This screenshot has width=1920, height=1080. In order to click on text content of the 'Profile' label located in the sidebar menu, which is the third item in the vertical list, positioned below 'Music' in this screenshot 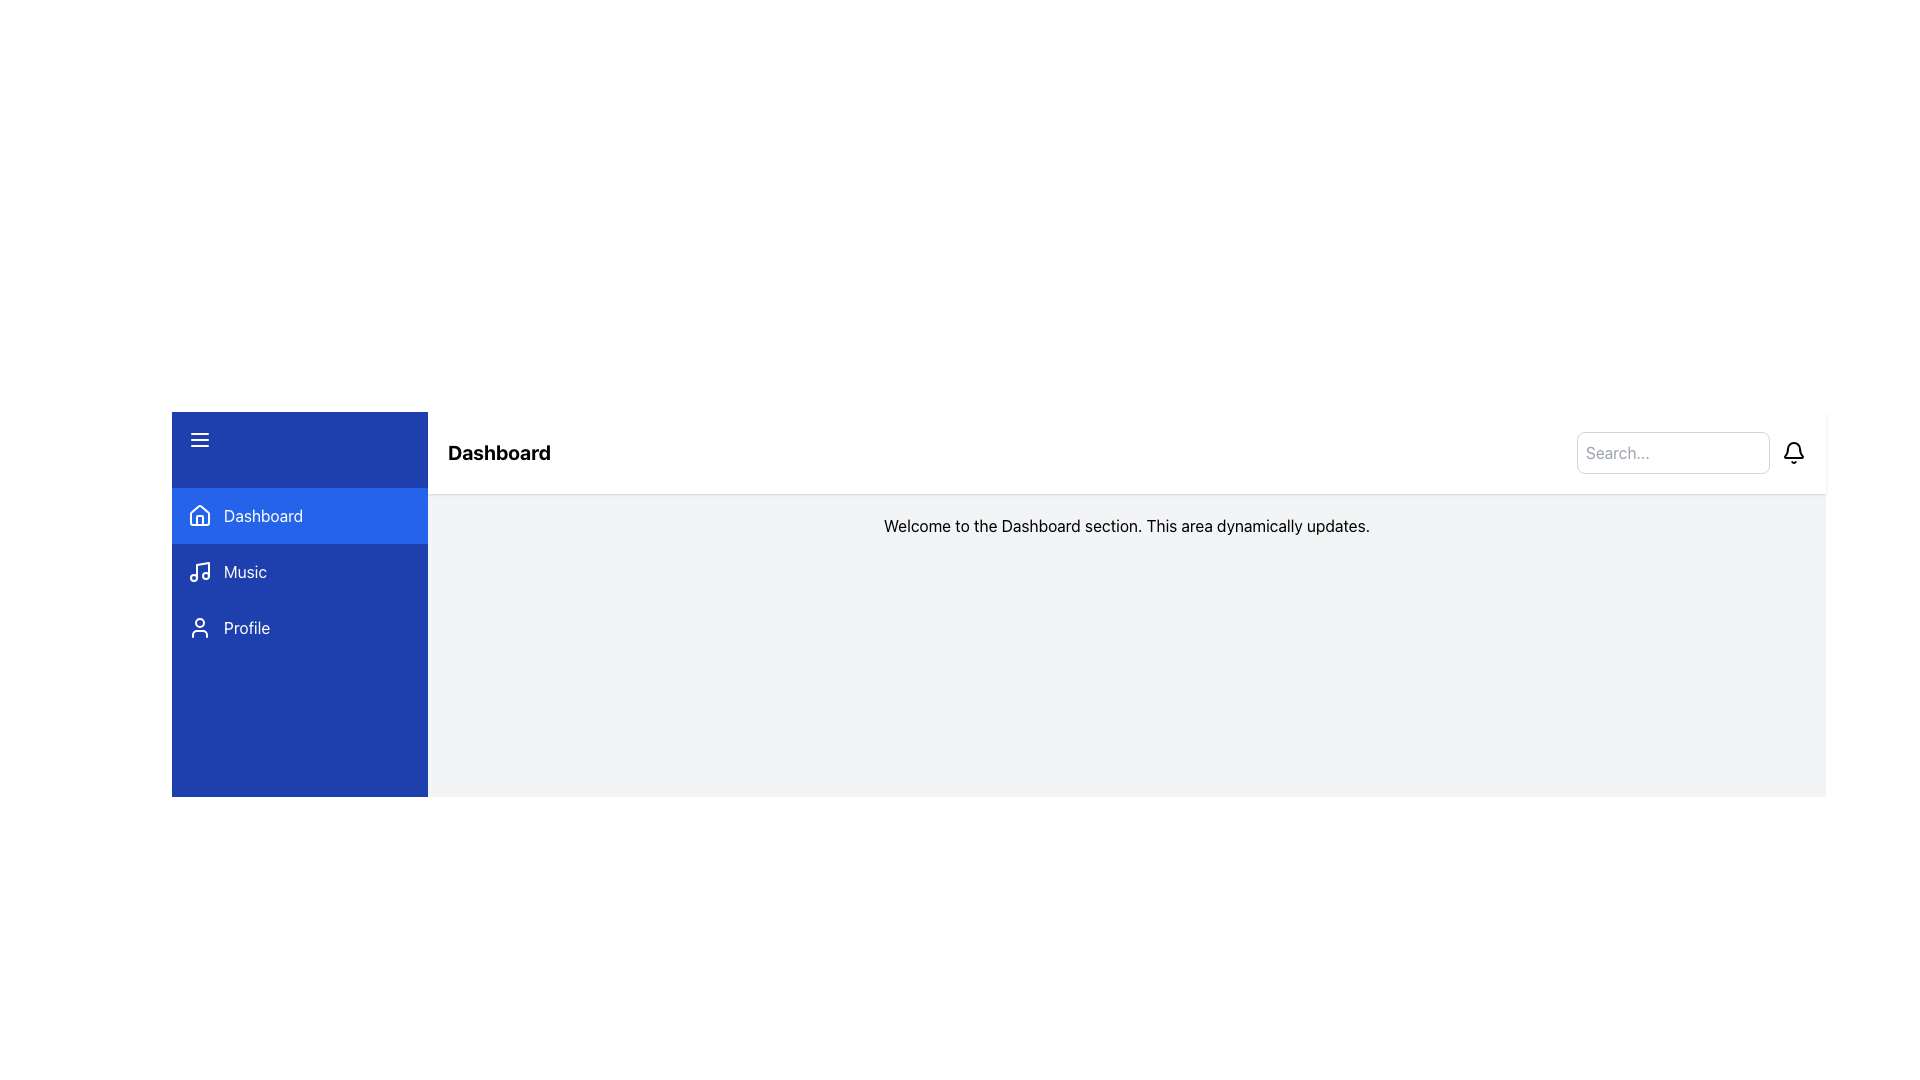, I will do `click(246, 627)`.